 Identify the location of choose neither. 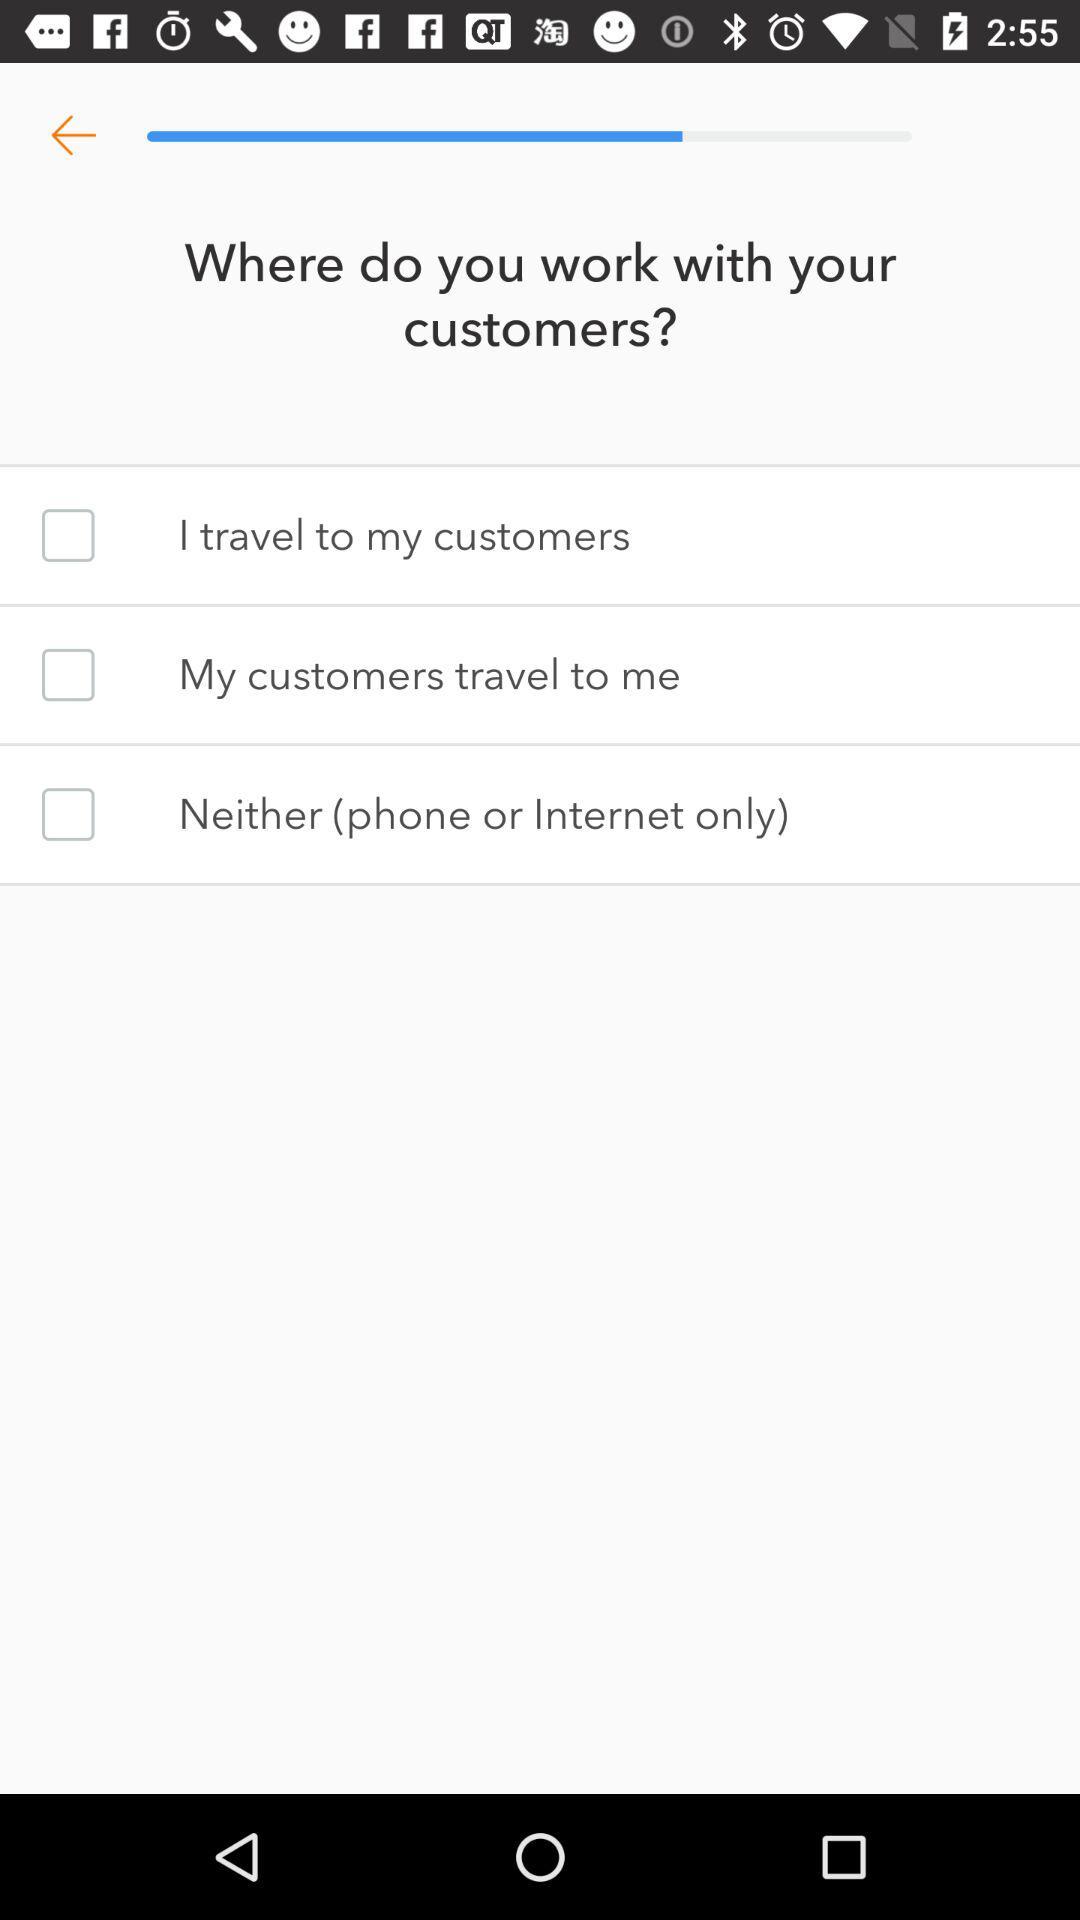
(67, 814).